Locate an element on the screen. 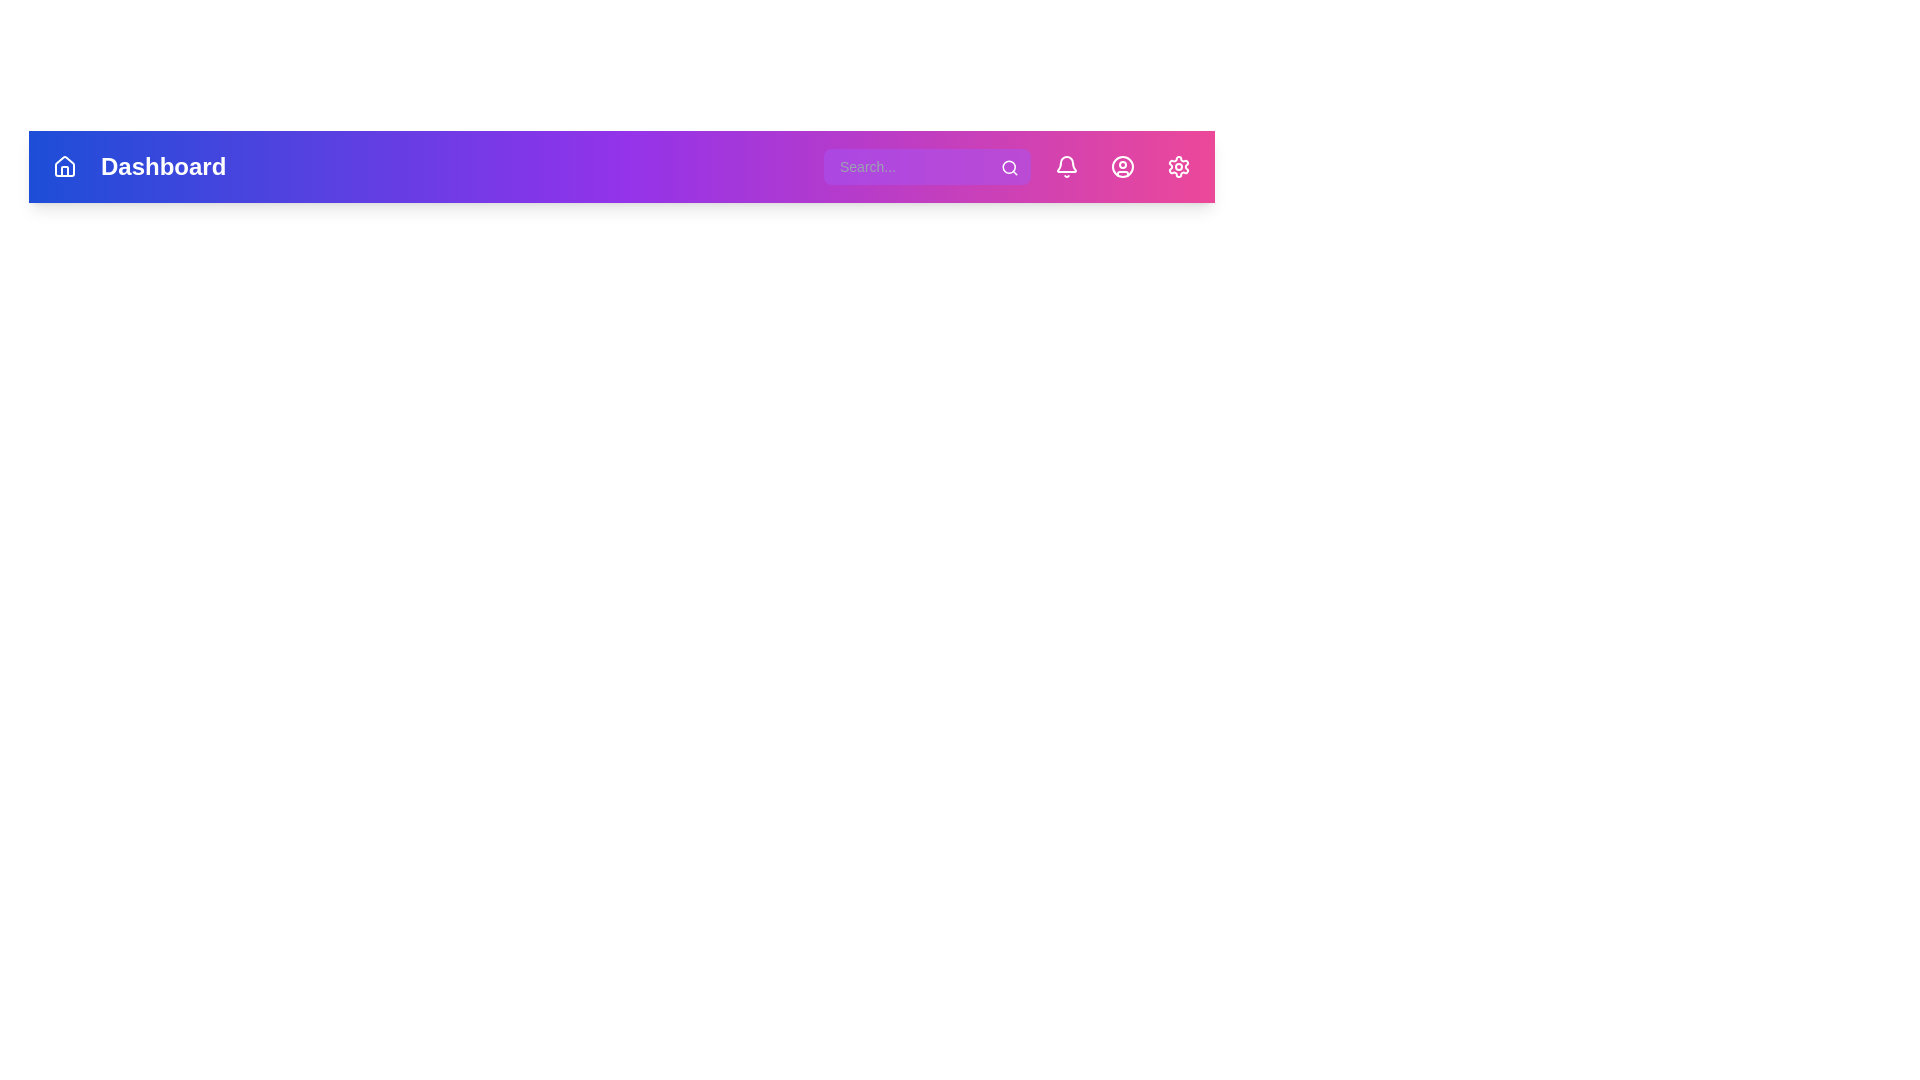 Image resolution: width=1920 pixels, height=1080 pixels. settings button to open the application settings is located at coordinates (1179, 165).